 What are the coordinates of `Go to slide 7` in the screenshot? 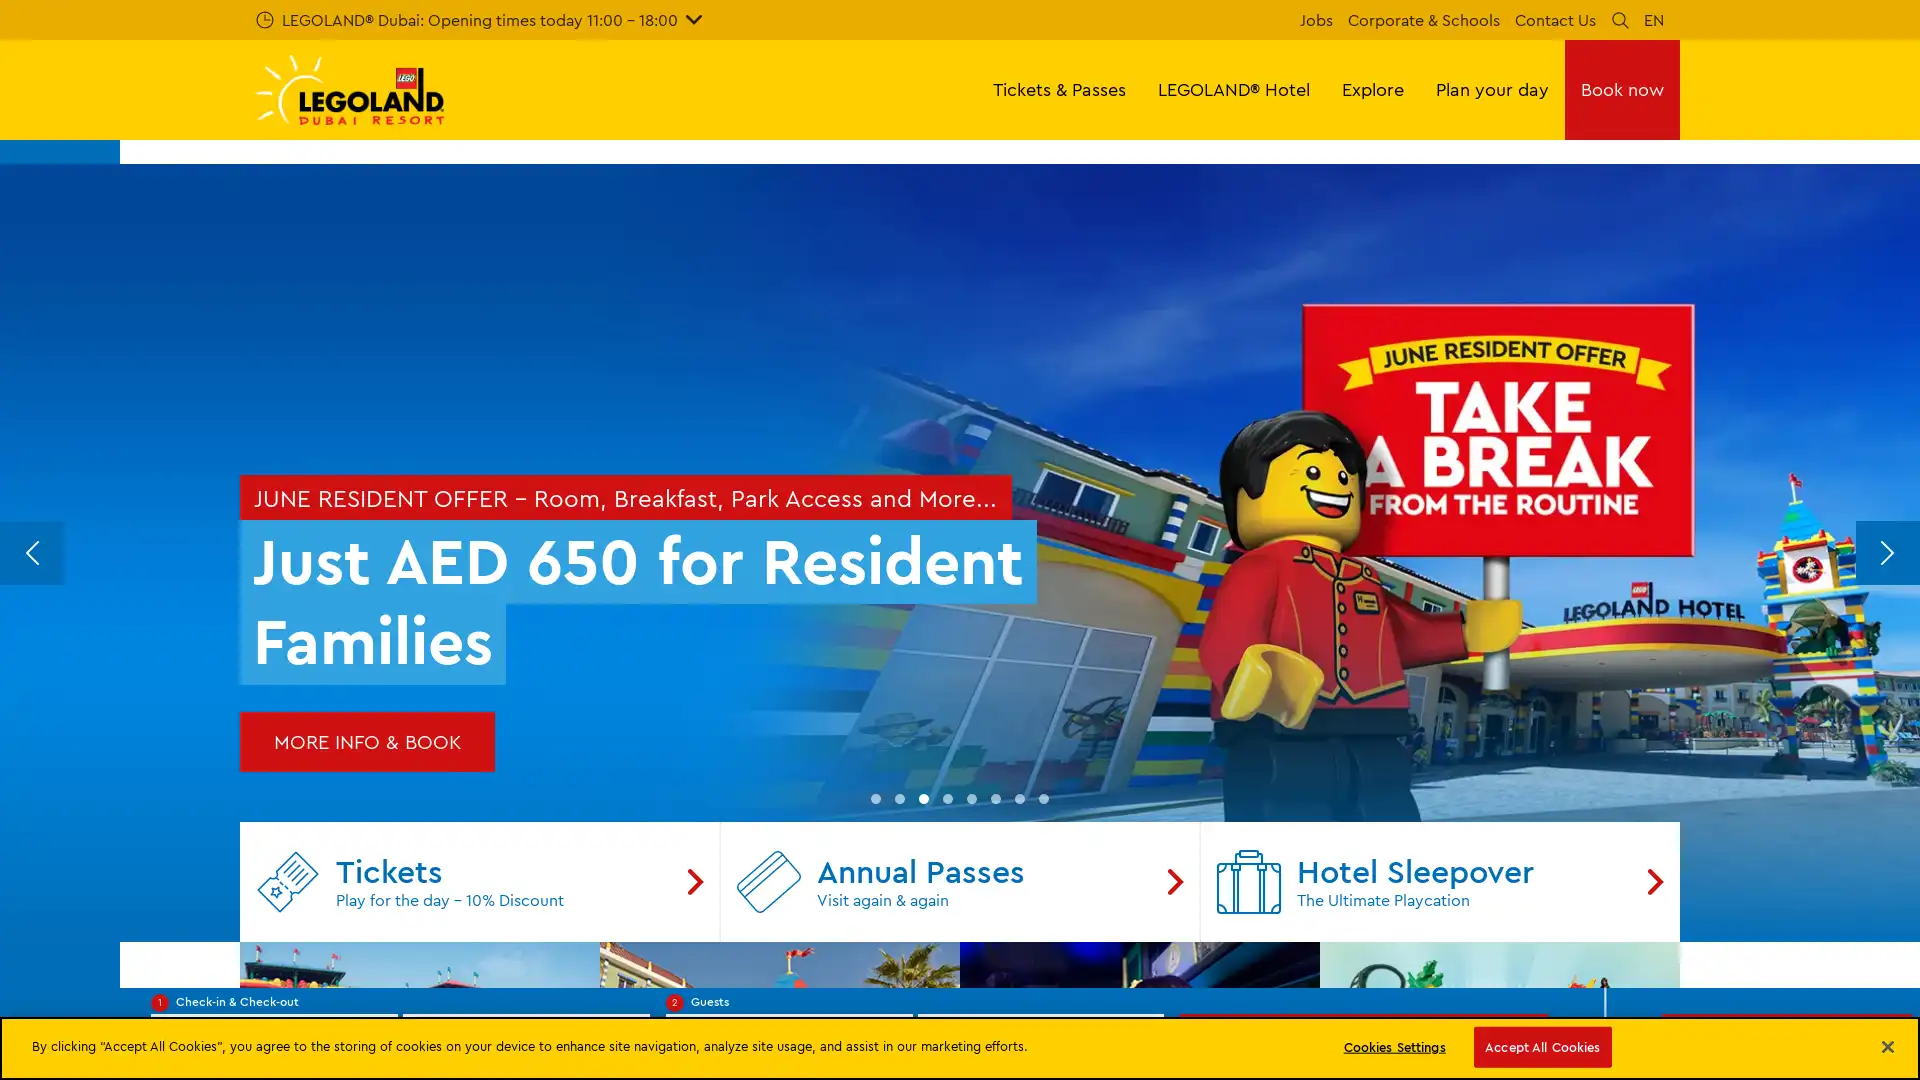 It's located at (1019, 797).